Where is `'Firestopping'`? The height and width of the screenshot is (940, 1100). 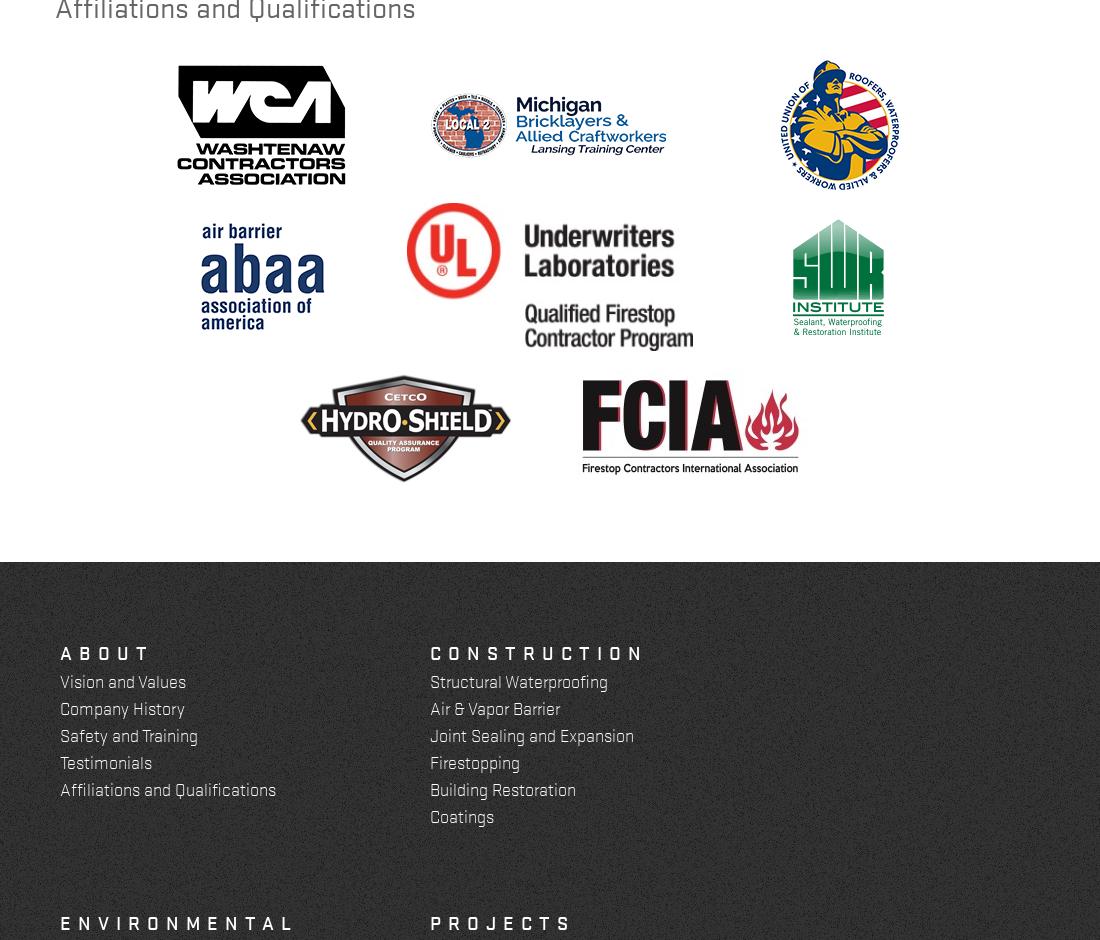 'Firestopping' is located at coordinates (473, 760).